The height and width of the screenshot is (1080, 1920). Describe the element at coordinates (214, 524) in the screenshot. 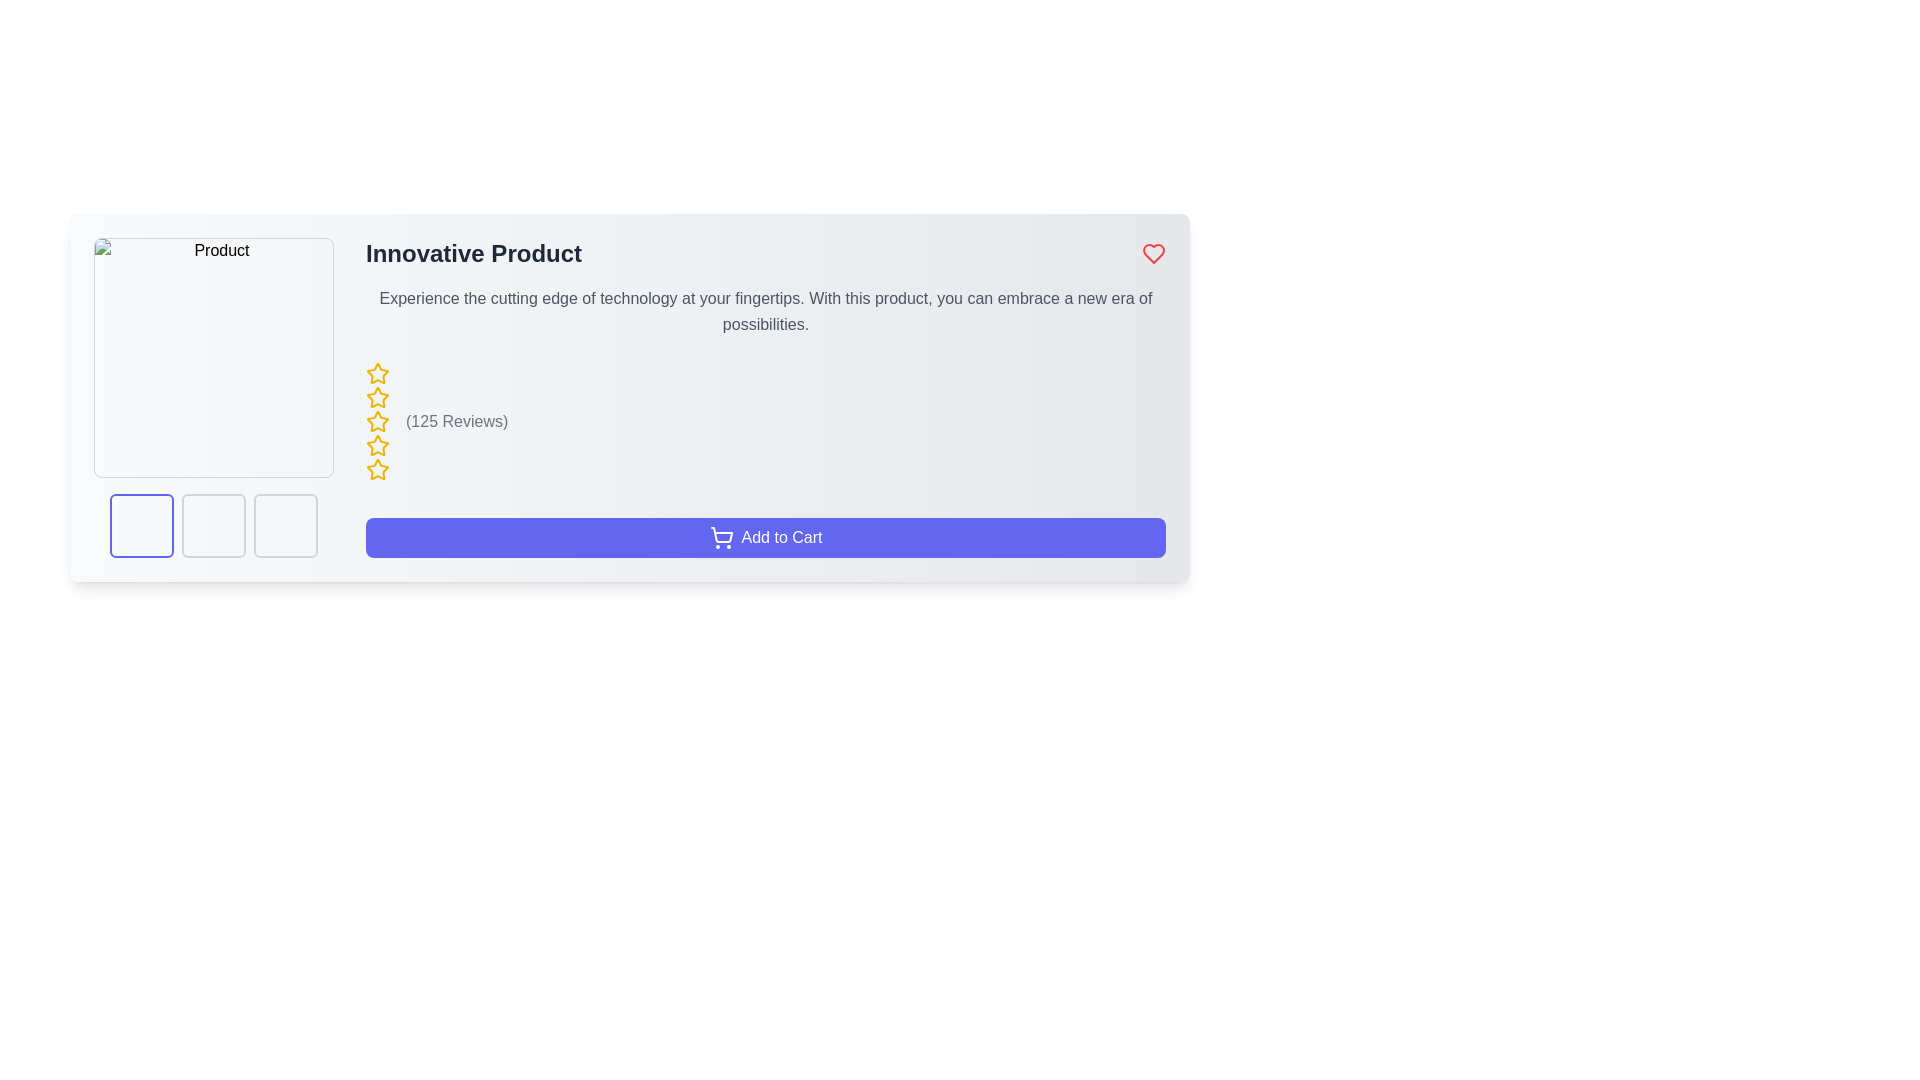

I see `the second selectable box or button, which is located to the right of a blue-bordered box and left of a gray-bordered box` at that location.